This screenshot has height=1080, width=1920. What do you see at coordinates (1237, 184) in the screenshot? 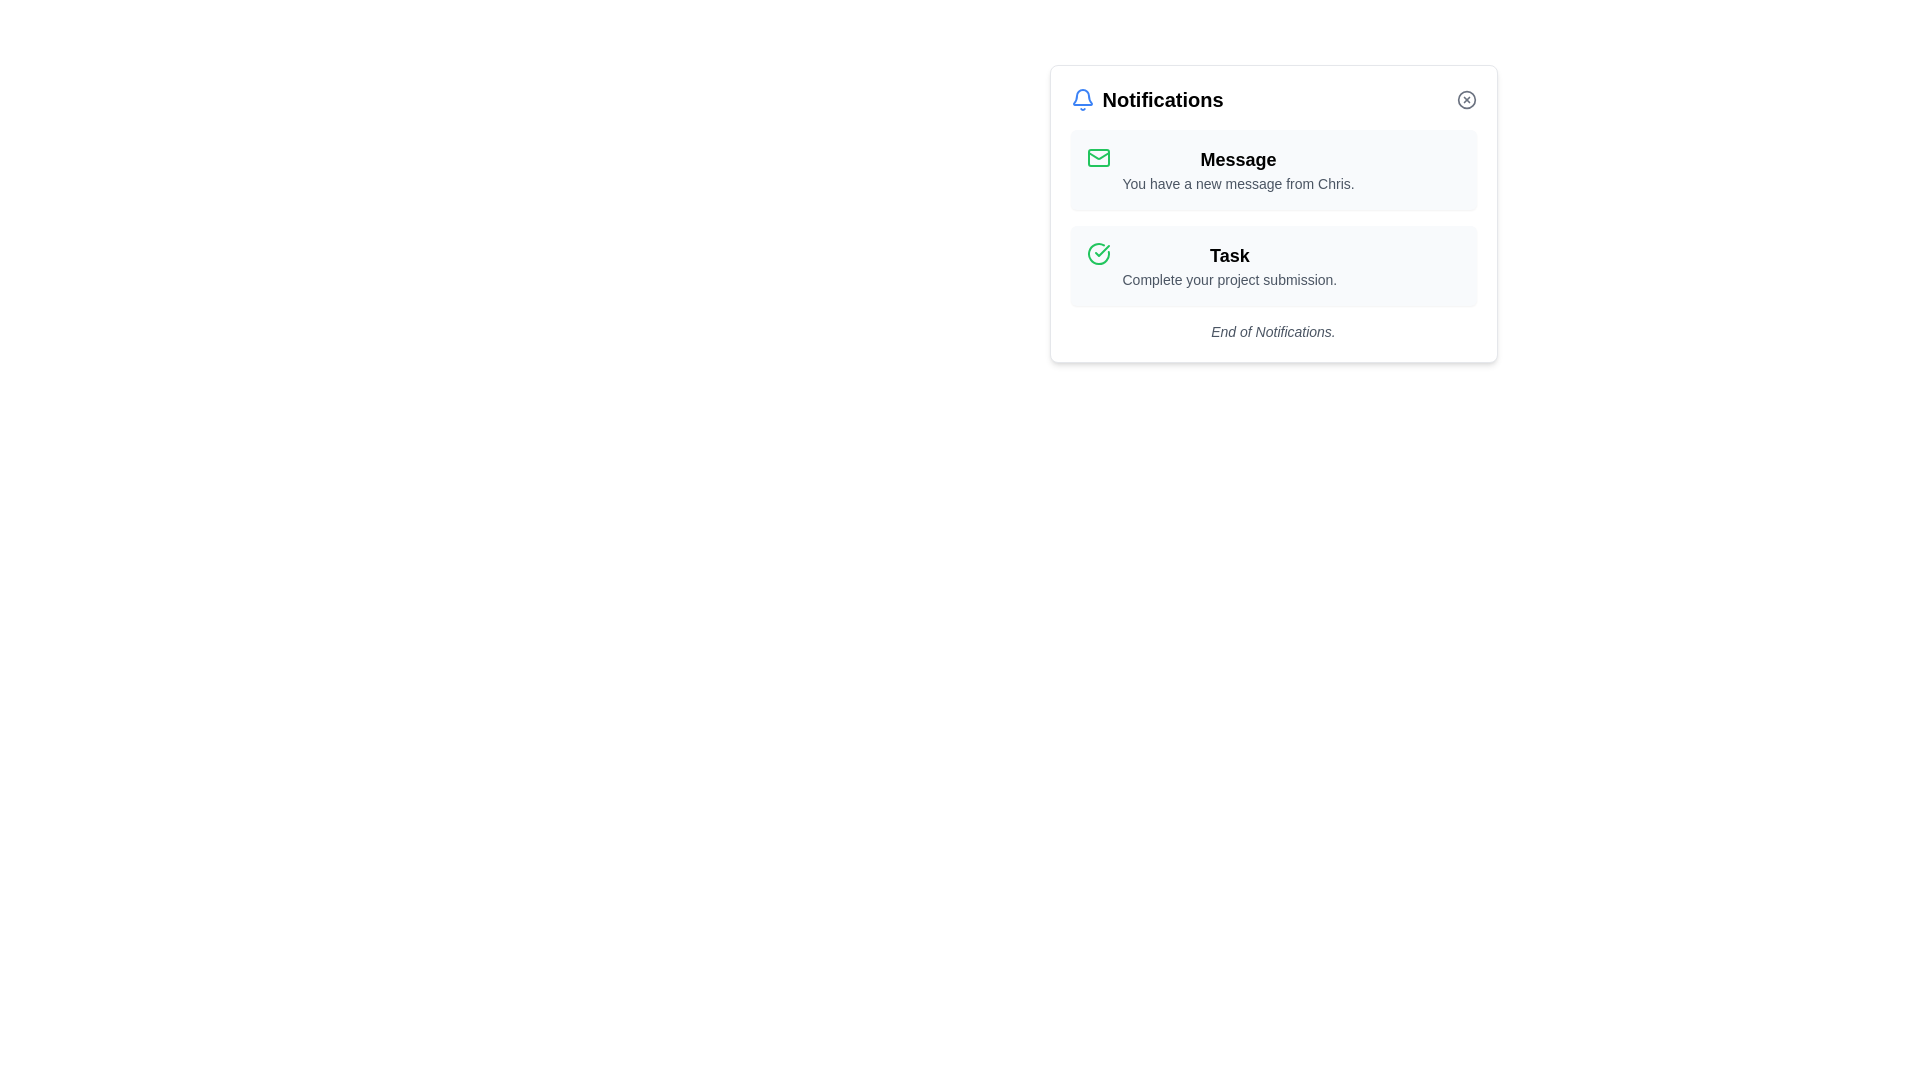
I see `the notification message text element that informs the user about a new message received from Chris, located under the heading 'Message' in the top-right region of the interface` at bounding box center [1237, 184].